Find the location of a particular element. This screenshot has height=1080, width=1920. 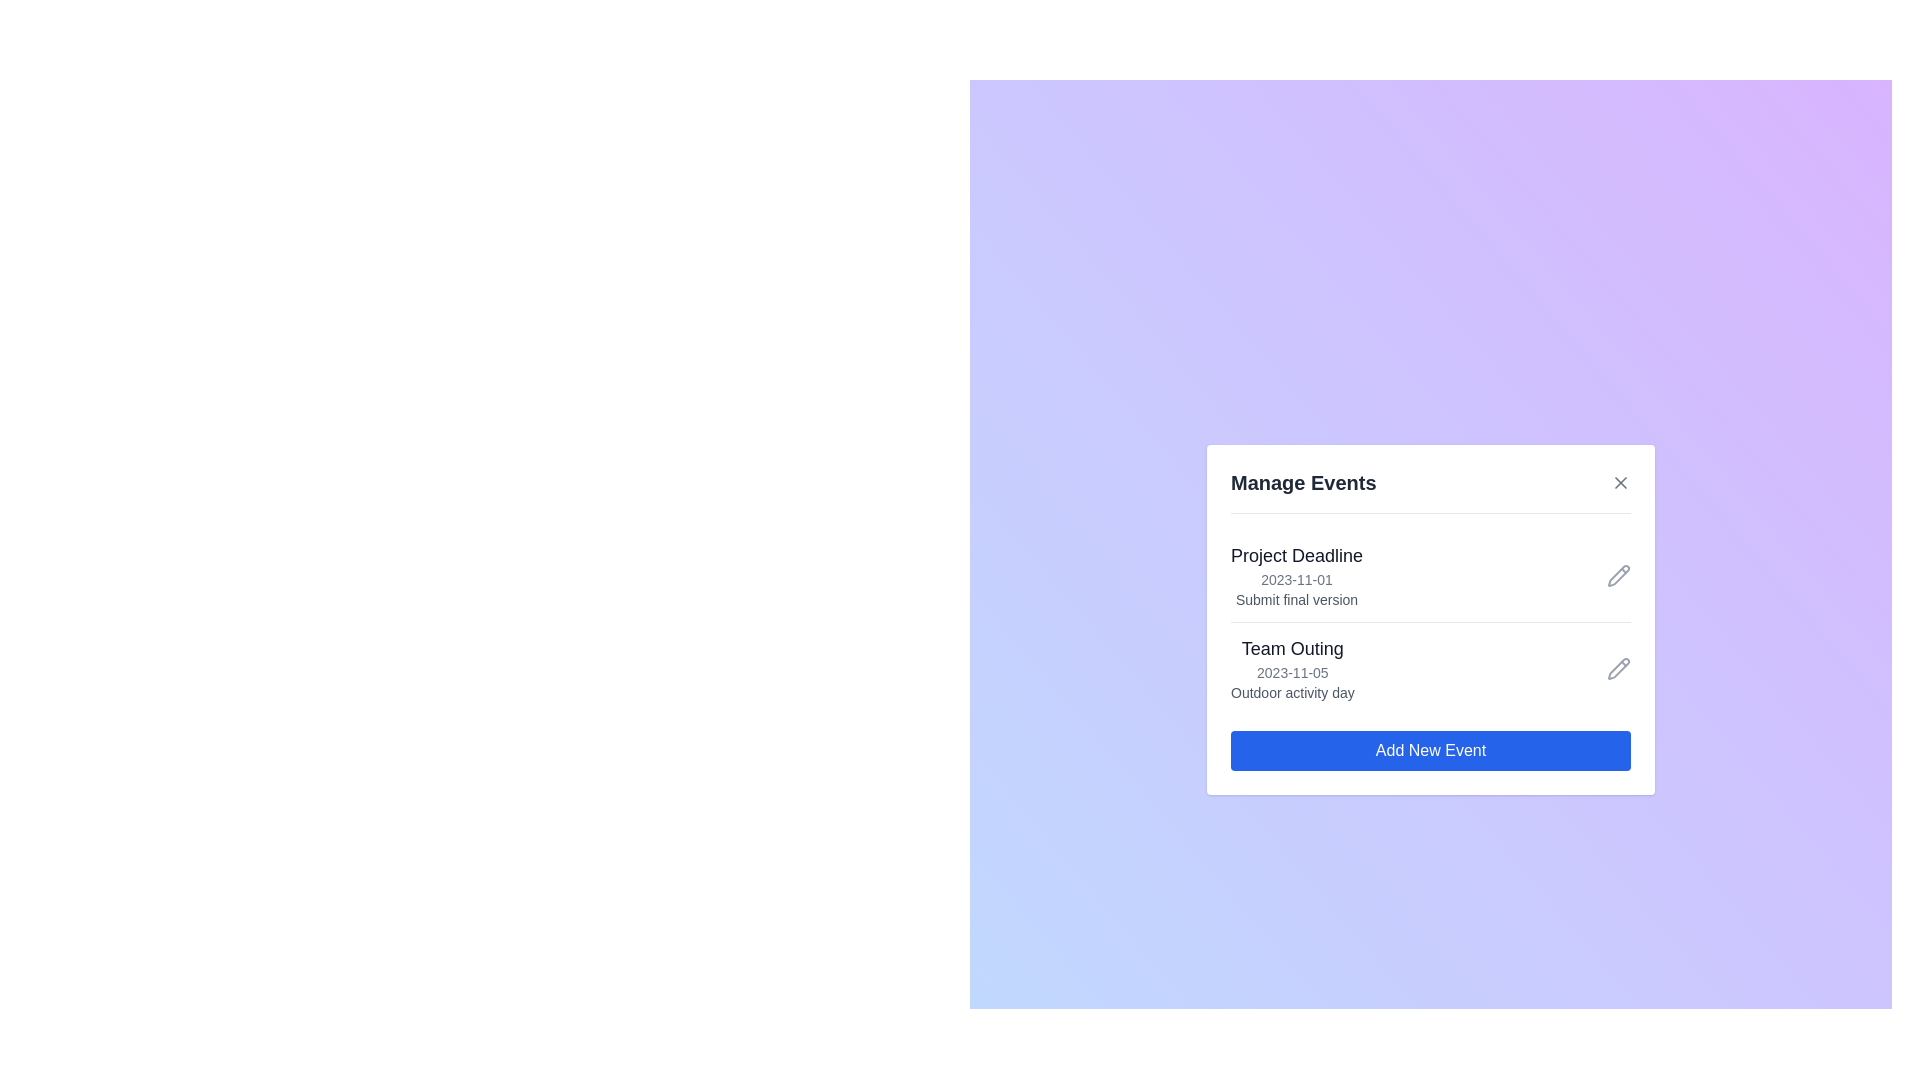

the edit icon for the event titled 'Team Outing' is located at coordinates (1618, 668).